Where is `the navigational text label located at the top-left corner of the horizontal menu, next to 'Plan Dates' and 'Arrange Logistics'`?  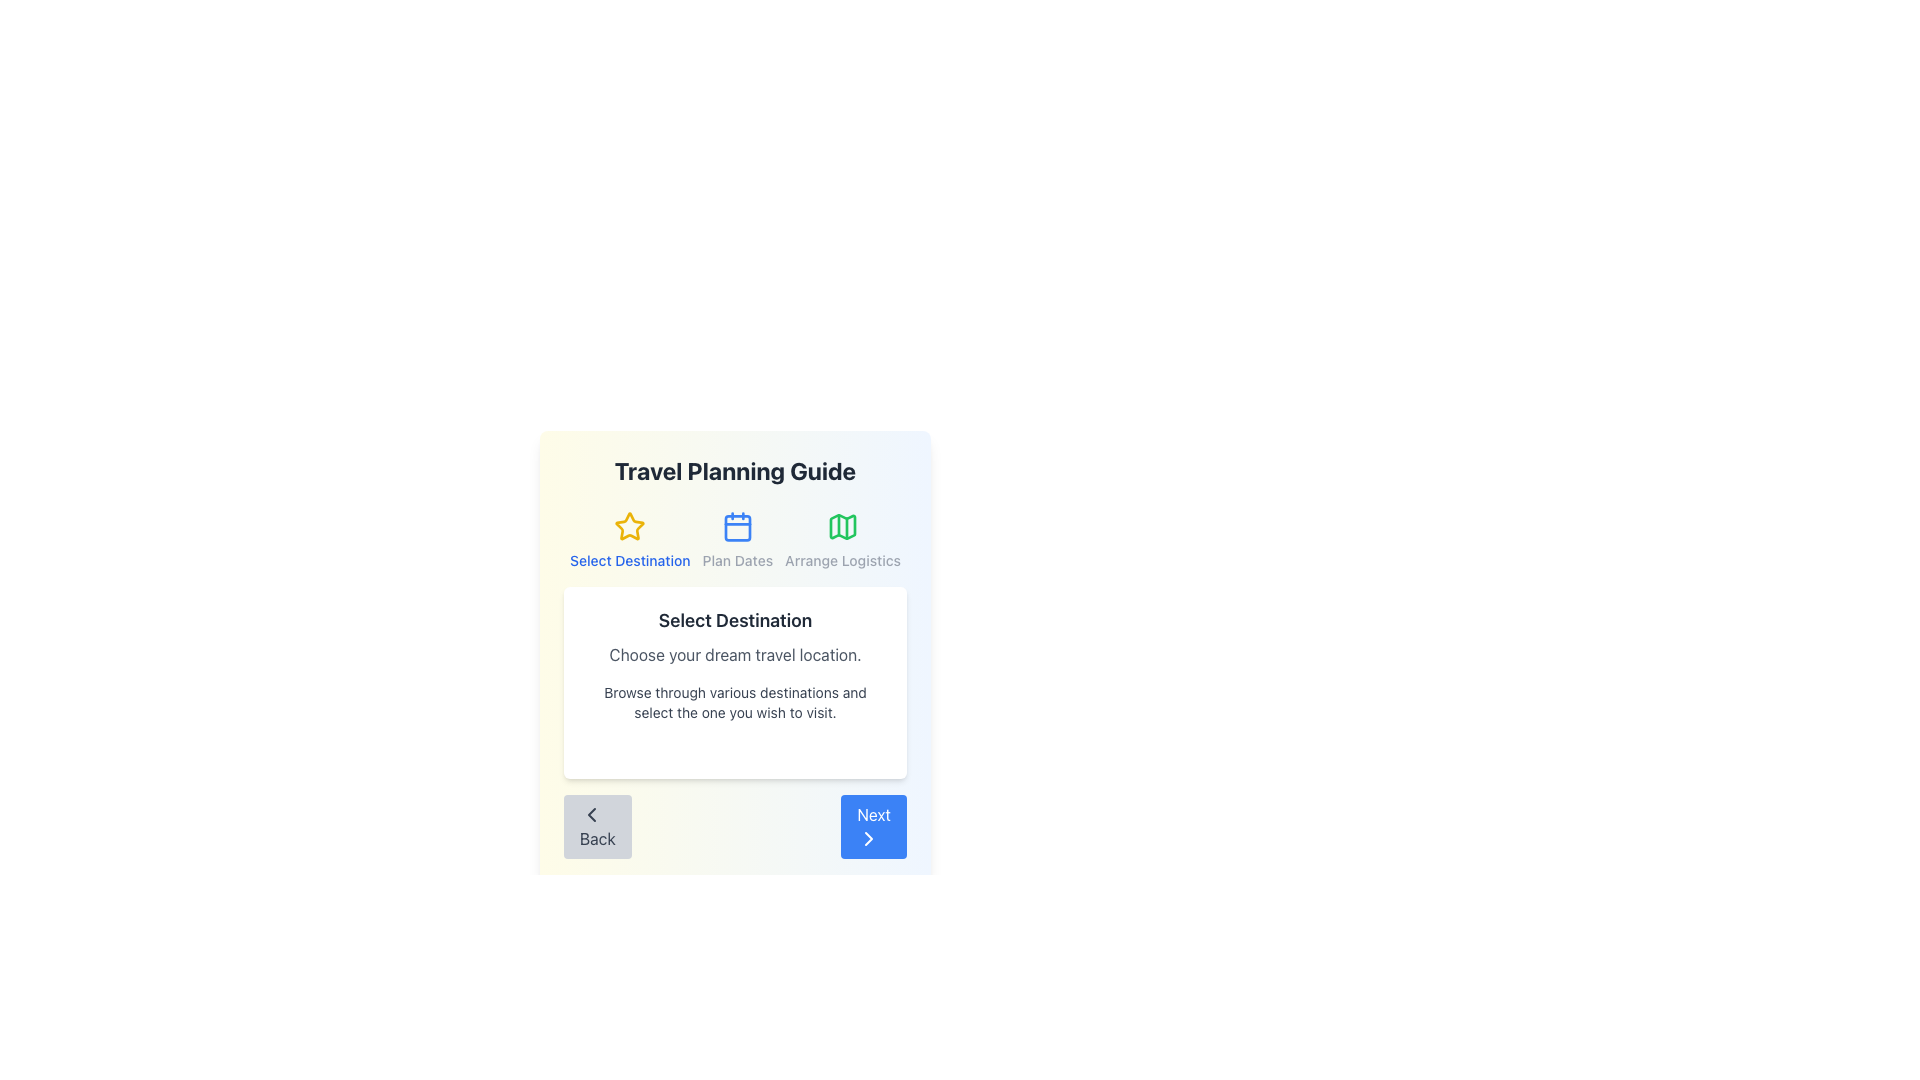
the navigational text label located at the top-left corner of the horizontal menu, next to 'Plan Dates' and 'Arrange Logistics' is located at coordinates (629, 540).